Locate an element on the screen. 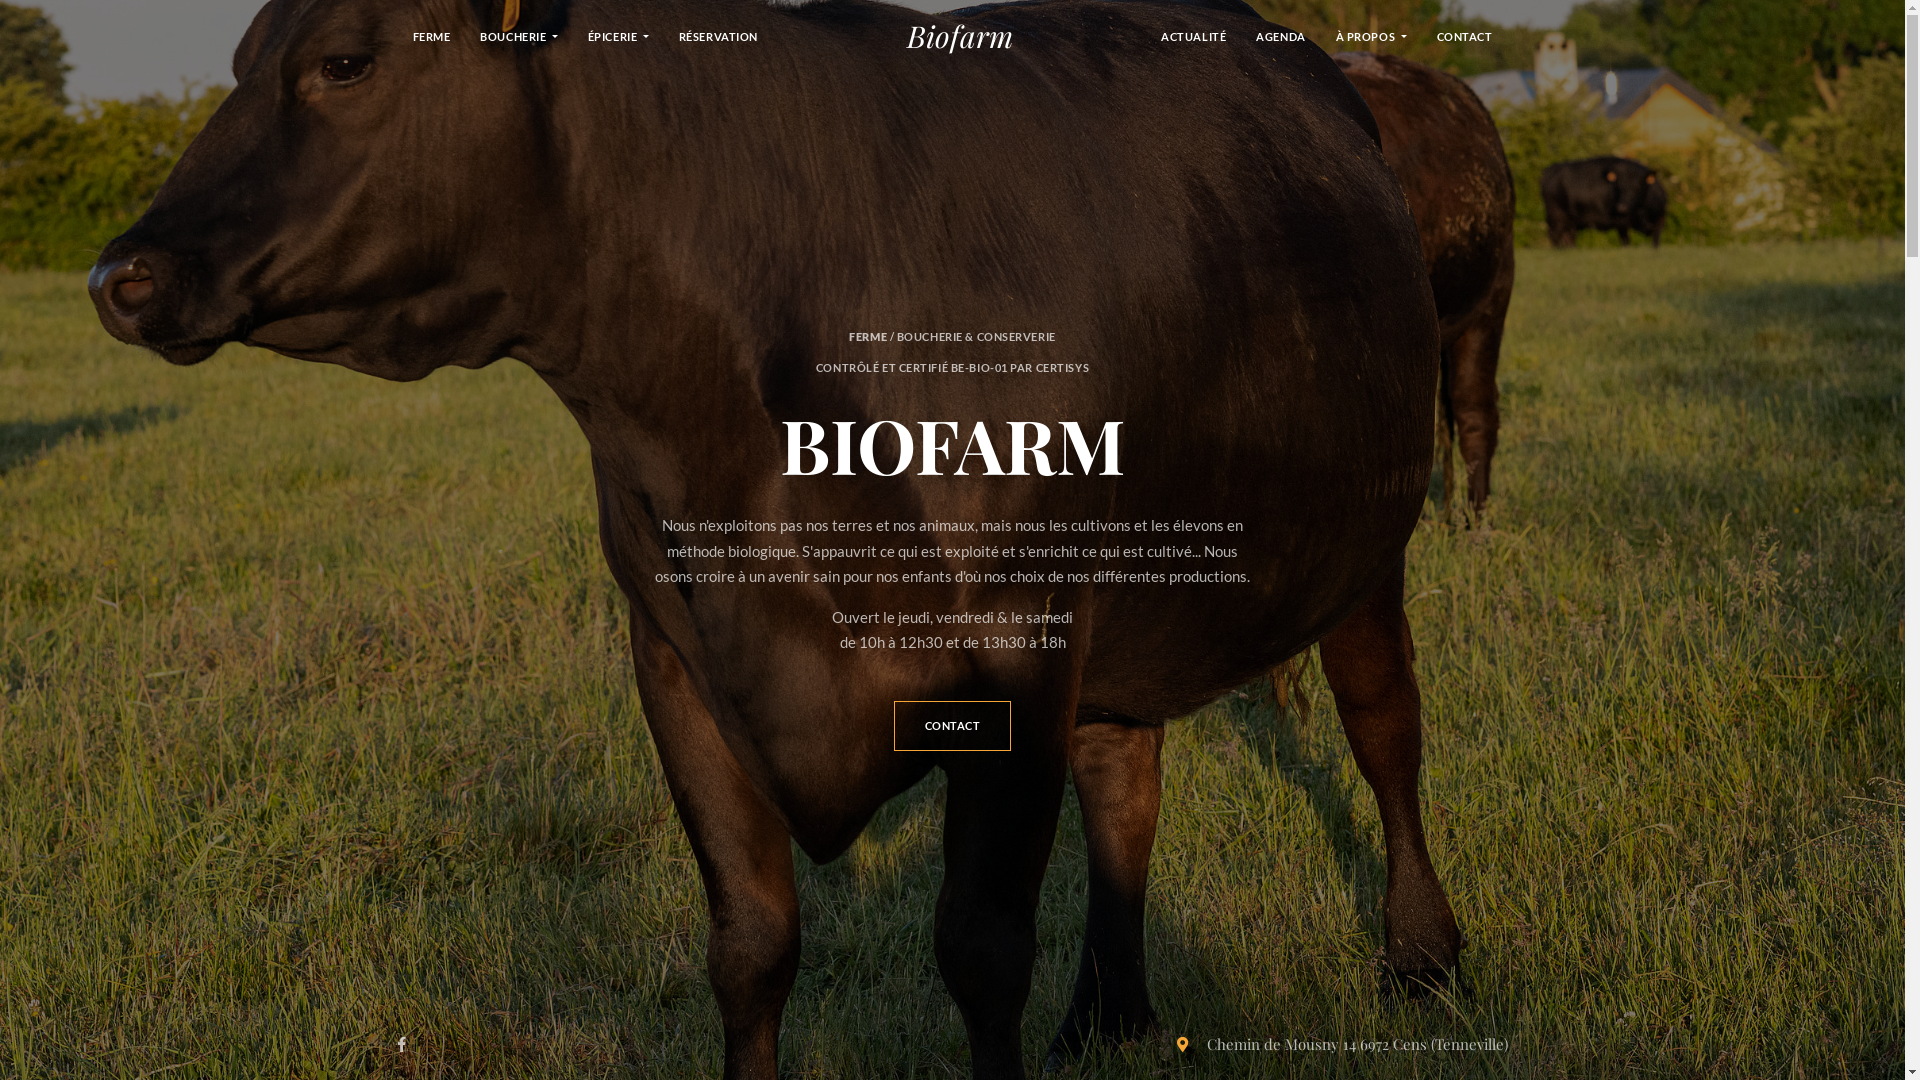  'AGENDA' is located at coordinates (1280, 35).